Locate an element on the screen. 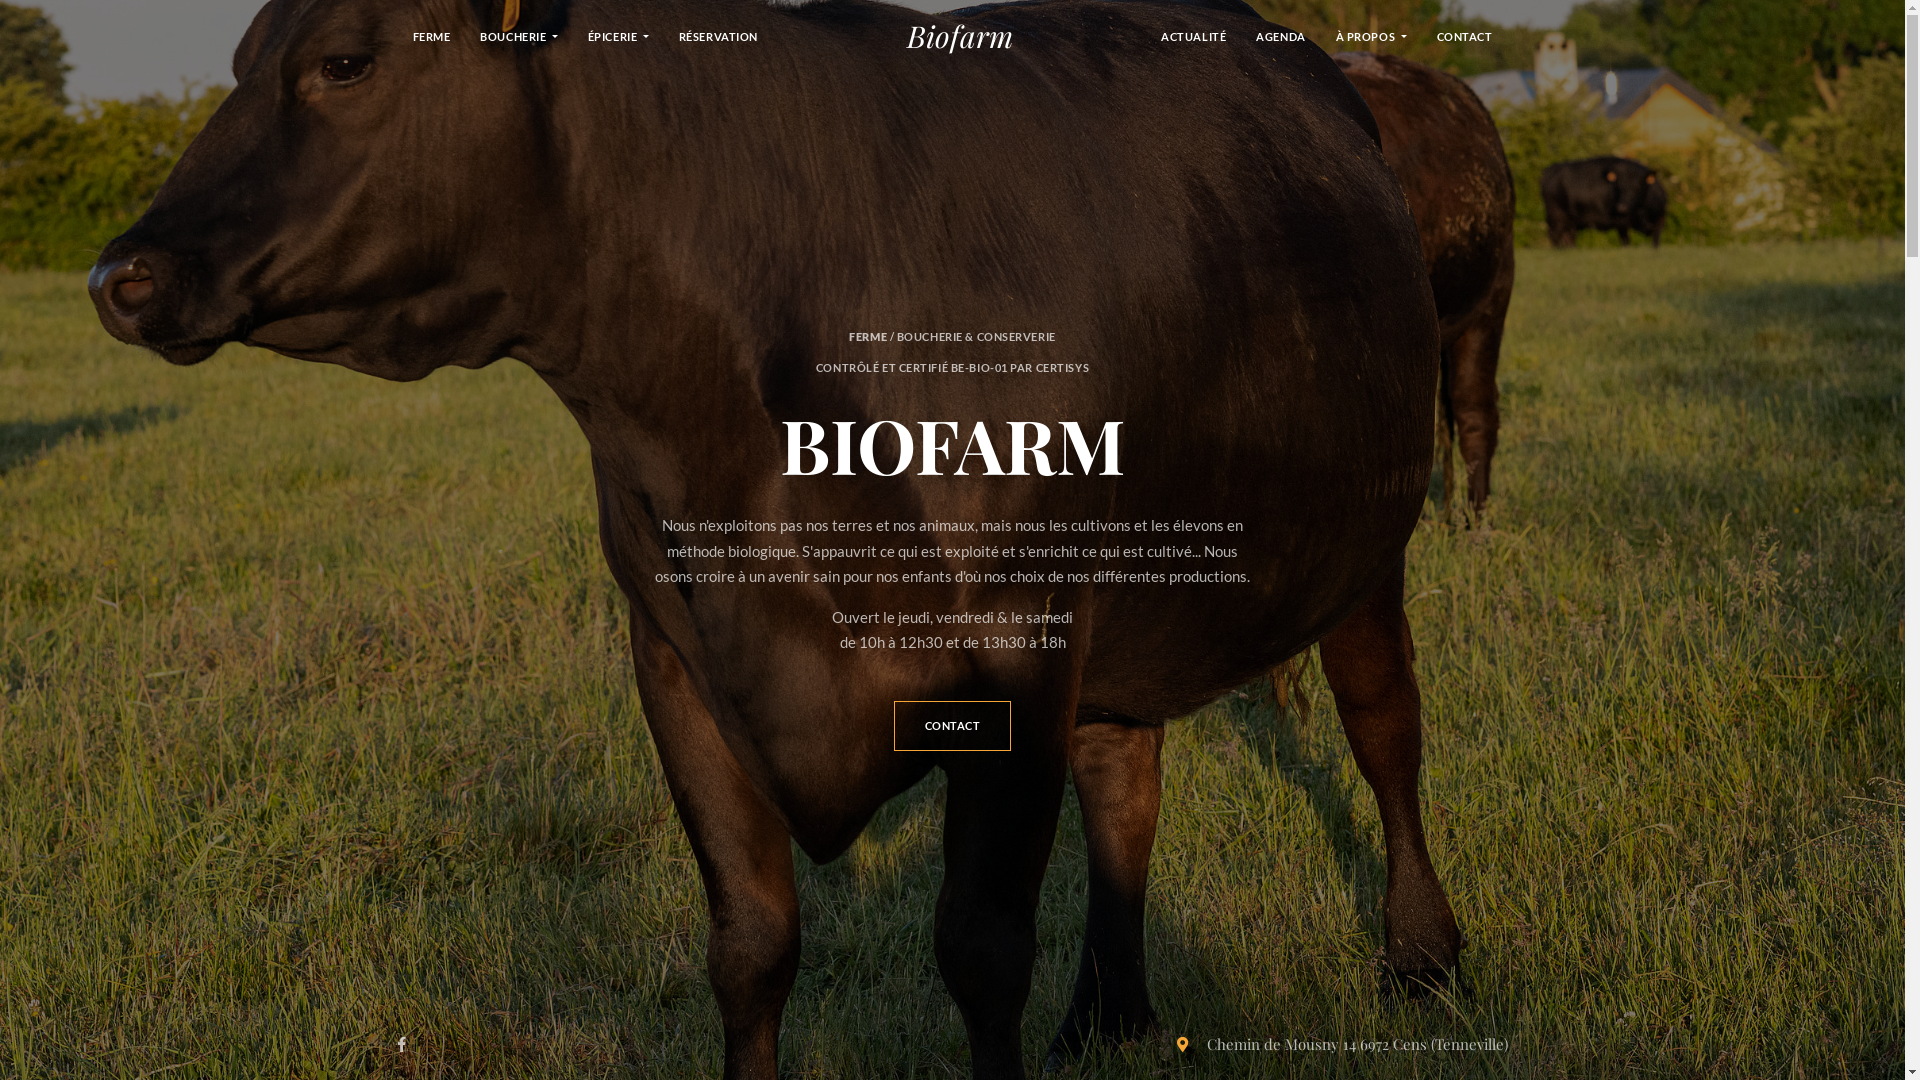  'AGENDA' is located at coordinates (1280, 35).